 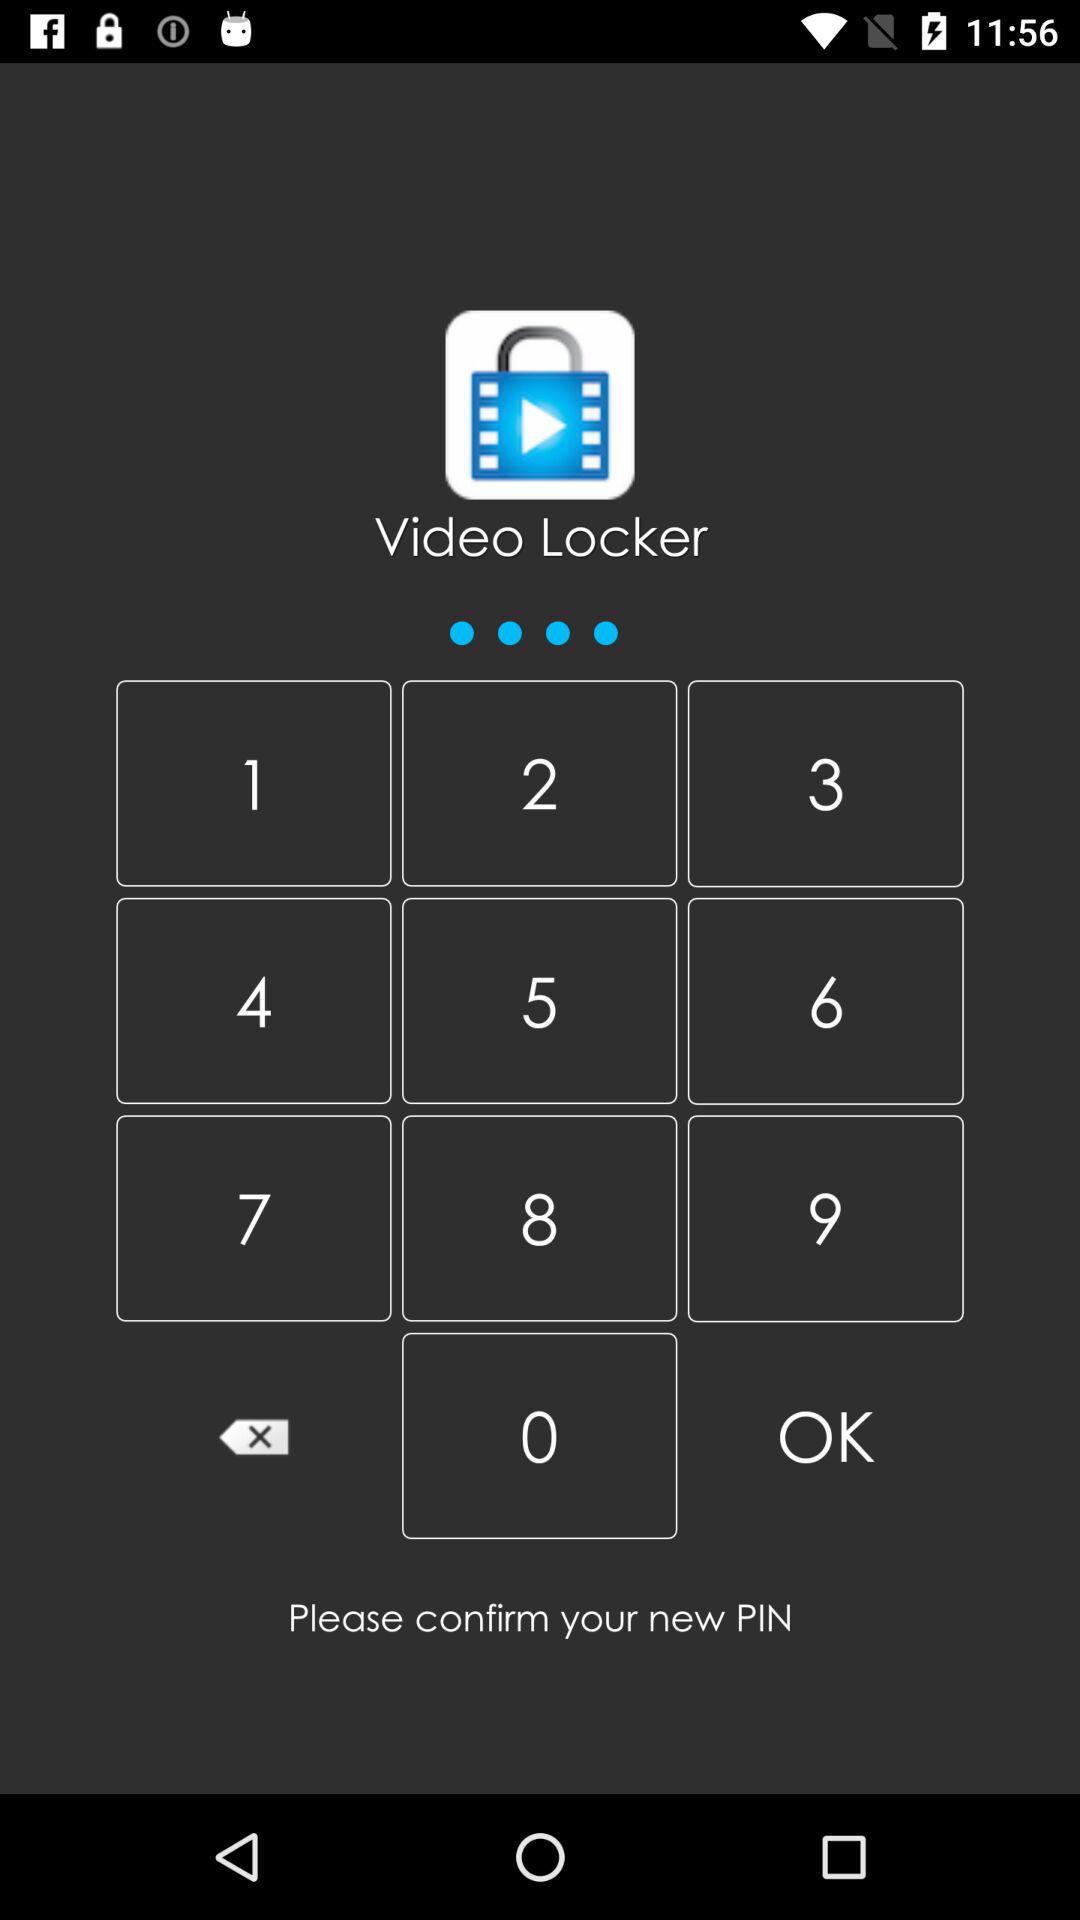 I want to click on the icon above the 5, so click(x=825, y=782).